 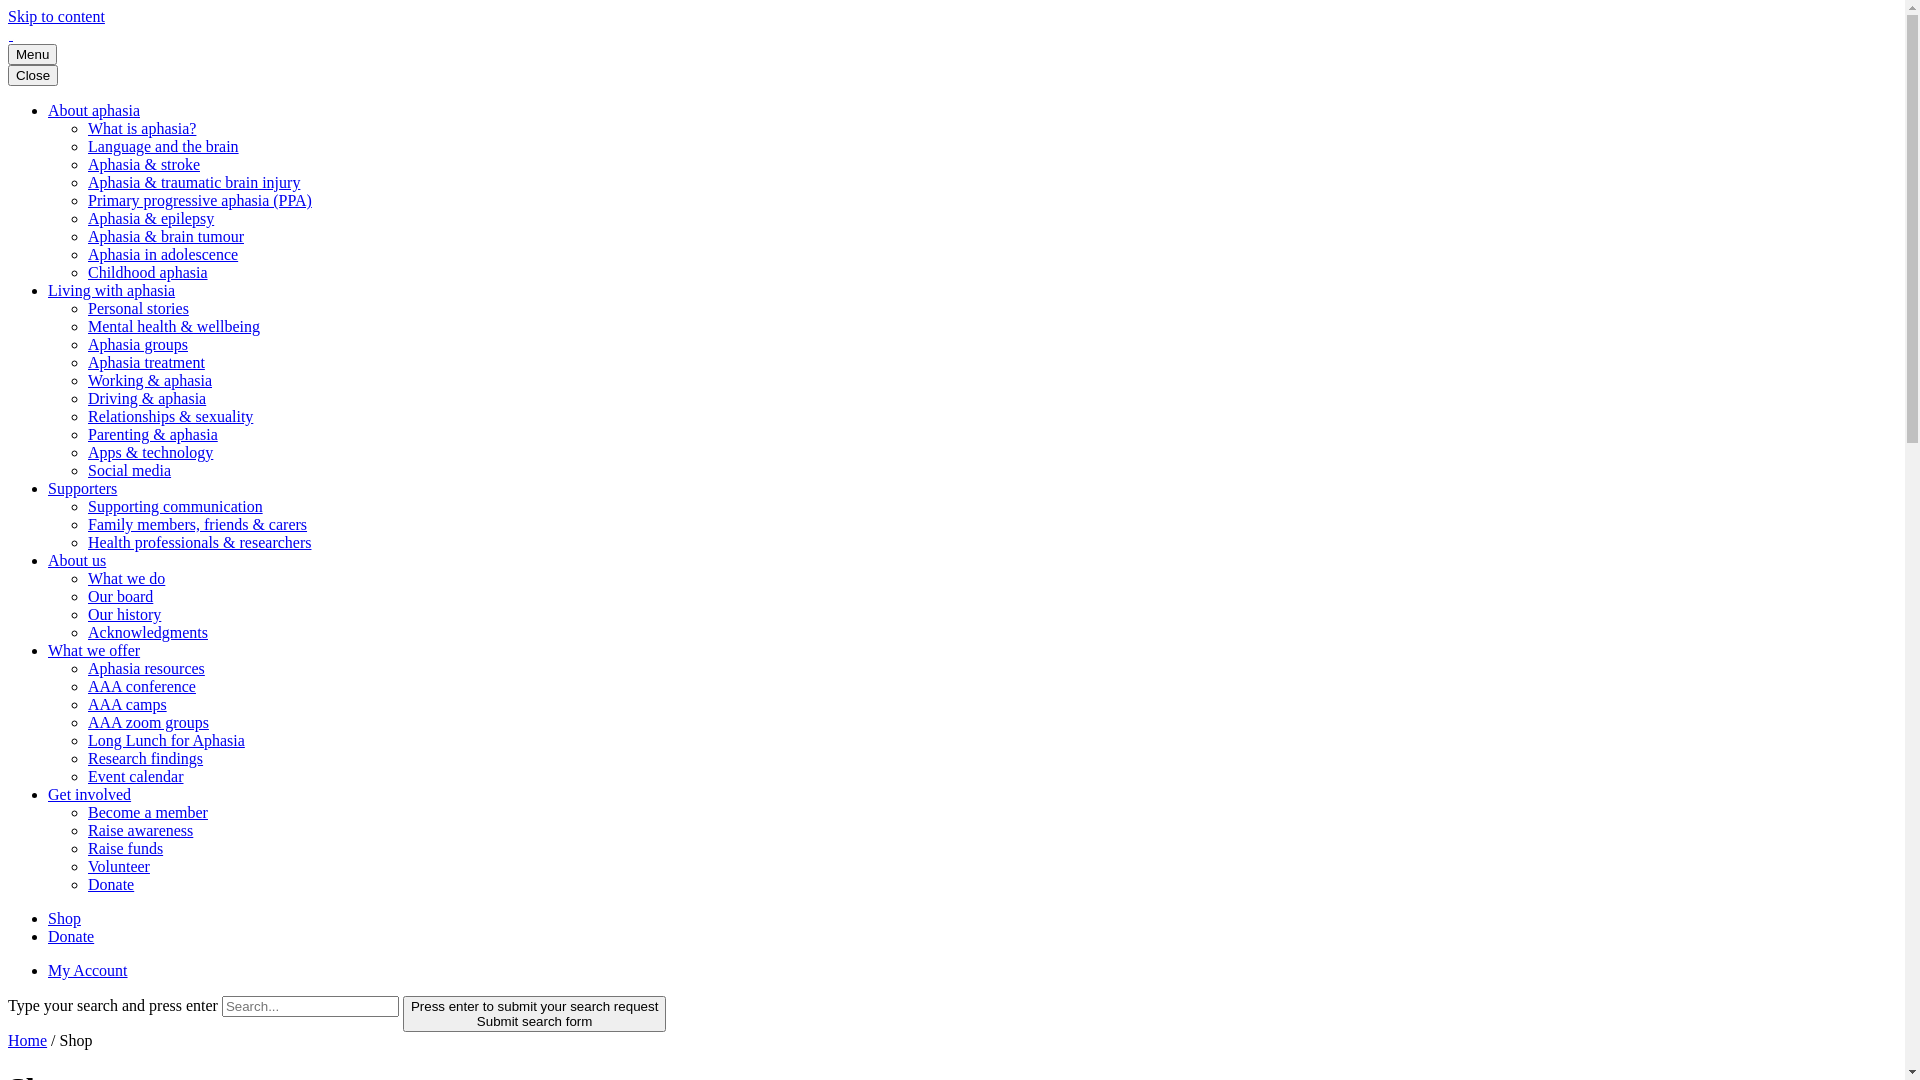 What do you see at coordinates (86, 433) in the screenshot?
I see `'Parenting & aphasia'` at bounding box center [86, 433].